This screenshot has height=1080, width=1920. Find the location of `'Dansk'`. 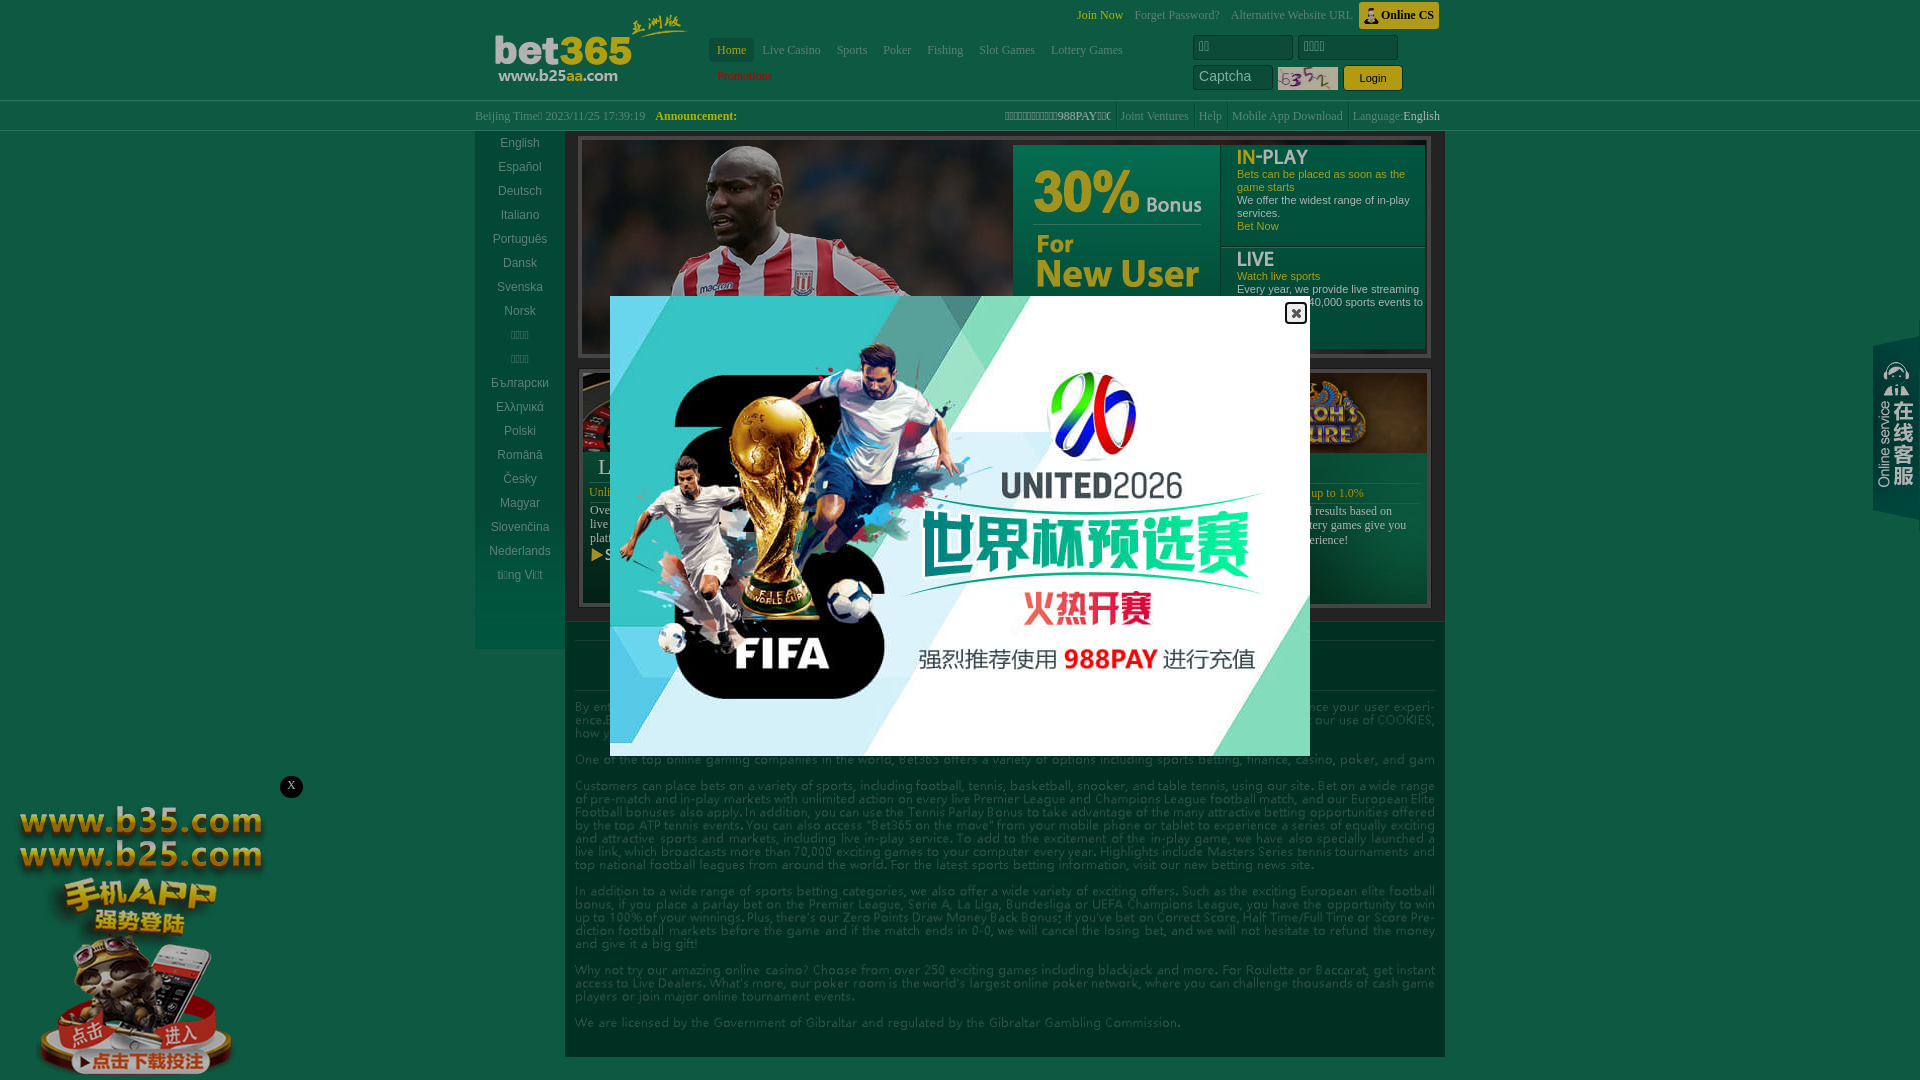

'Dansk' is located at coordinates (519, 261).